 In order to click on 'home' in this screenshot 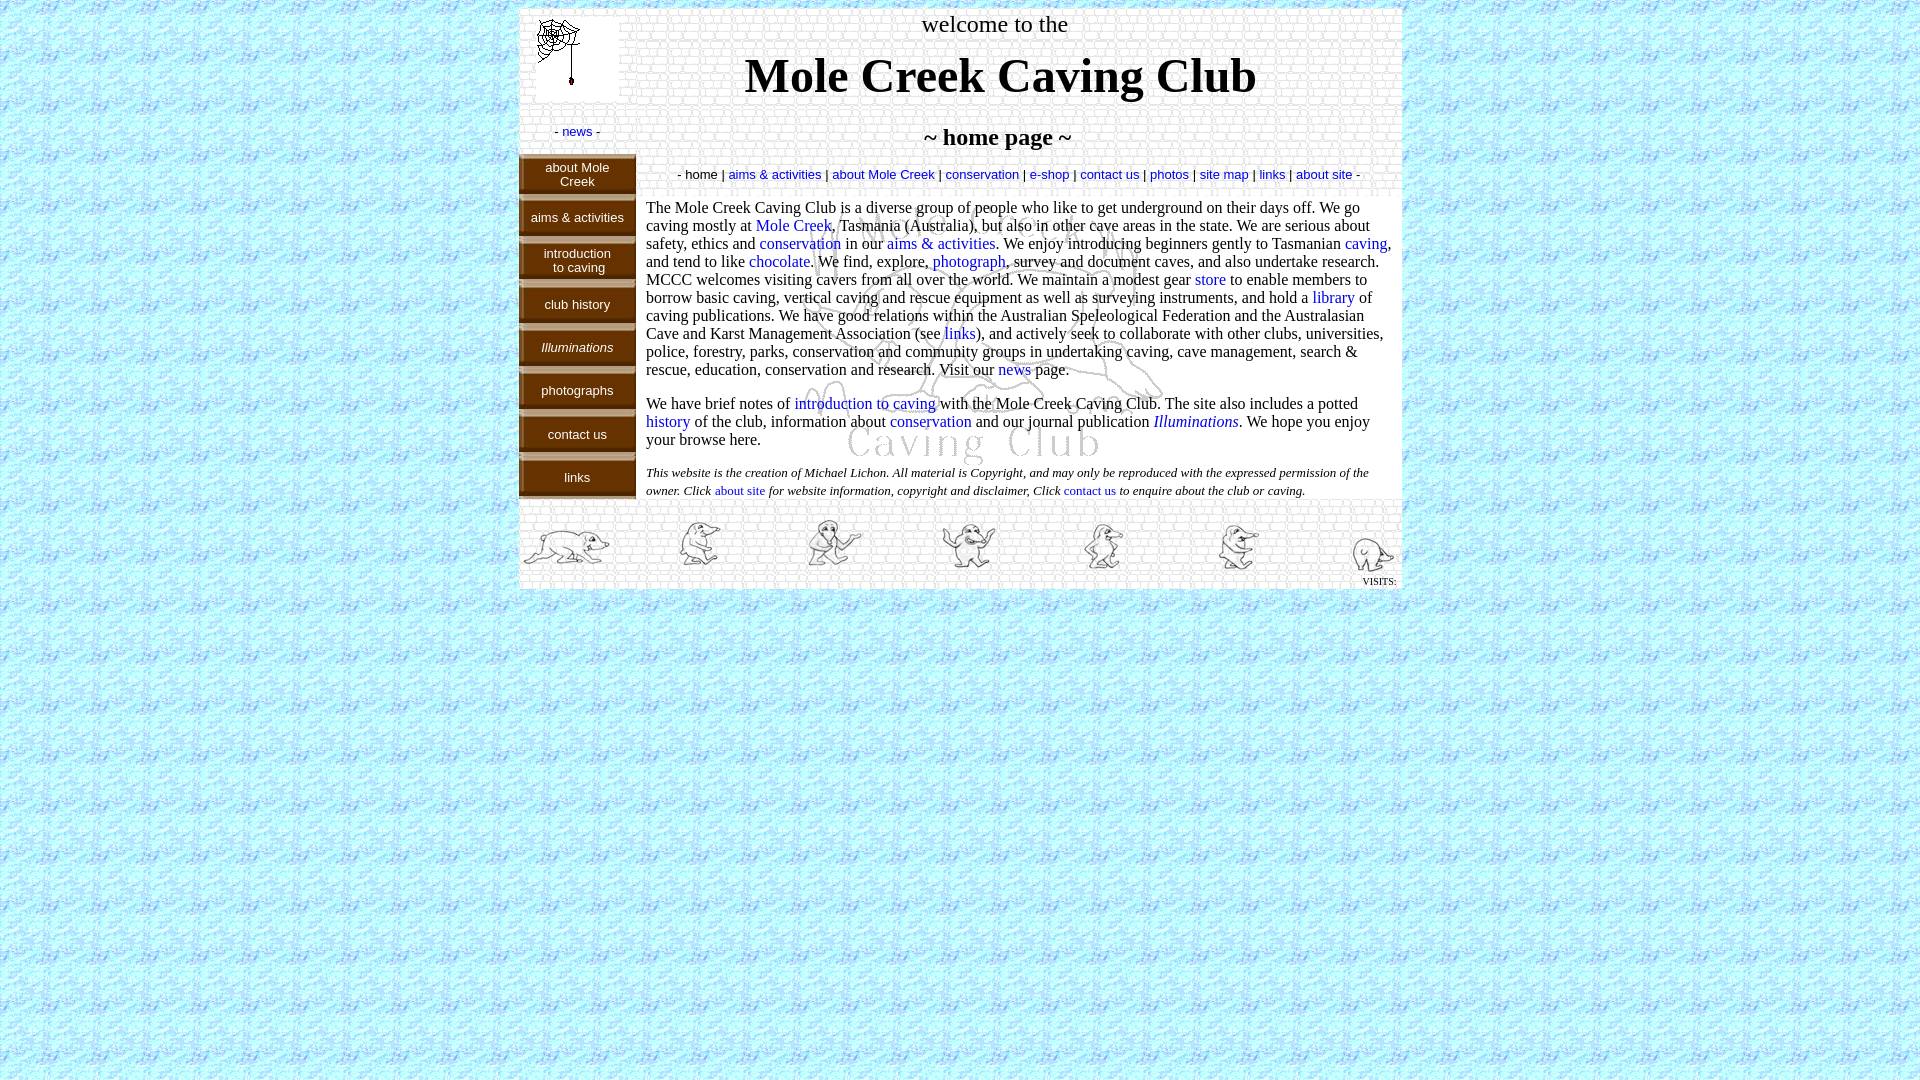, I will do `click(701, 172)`.